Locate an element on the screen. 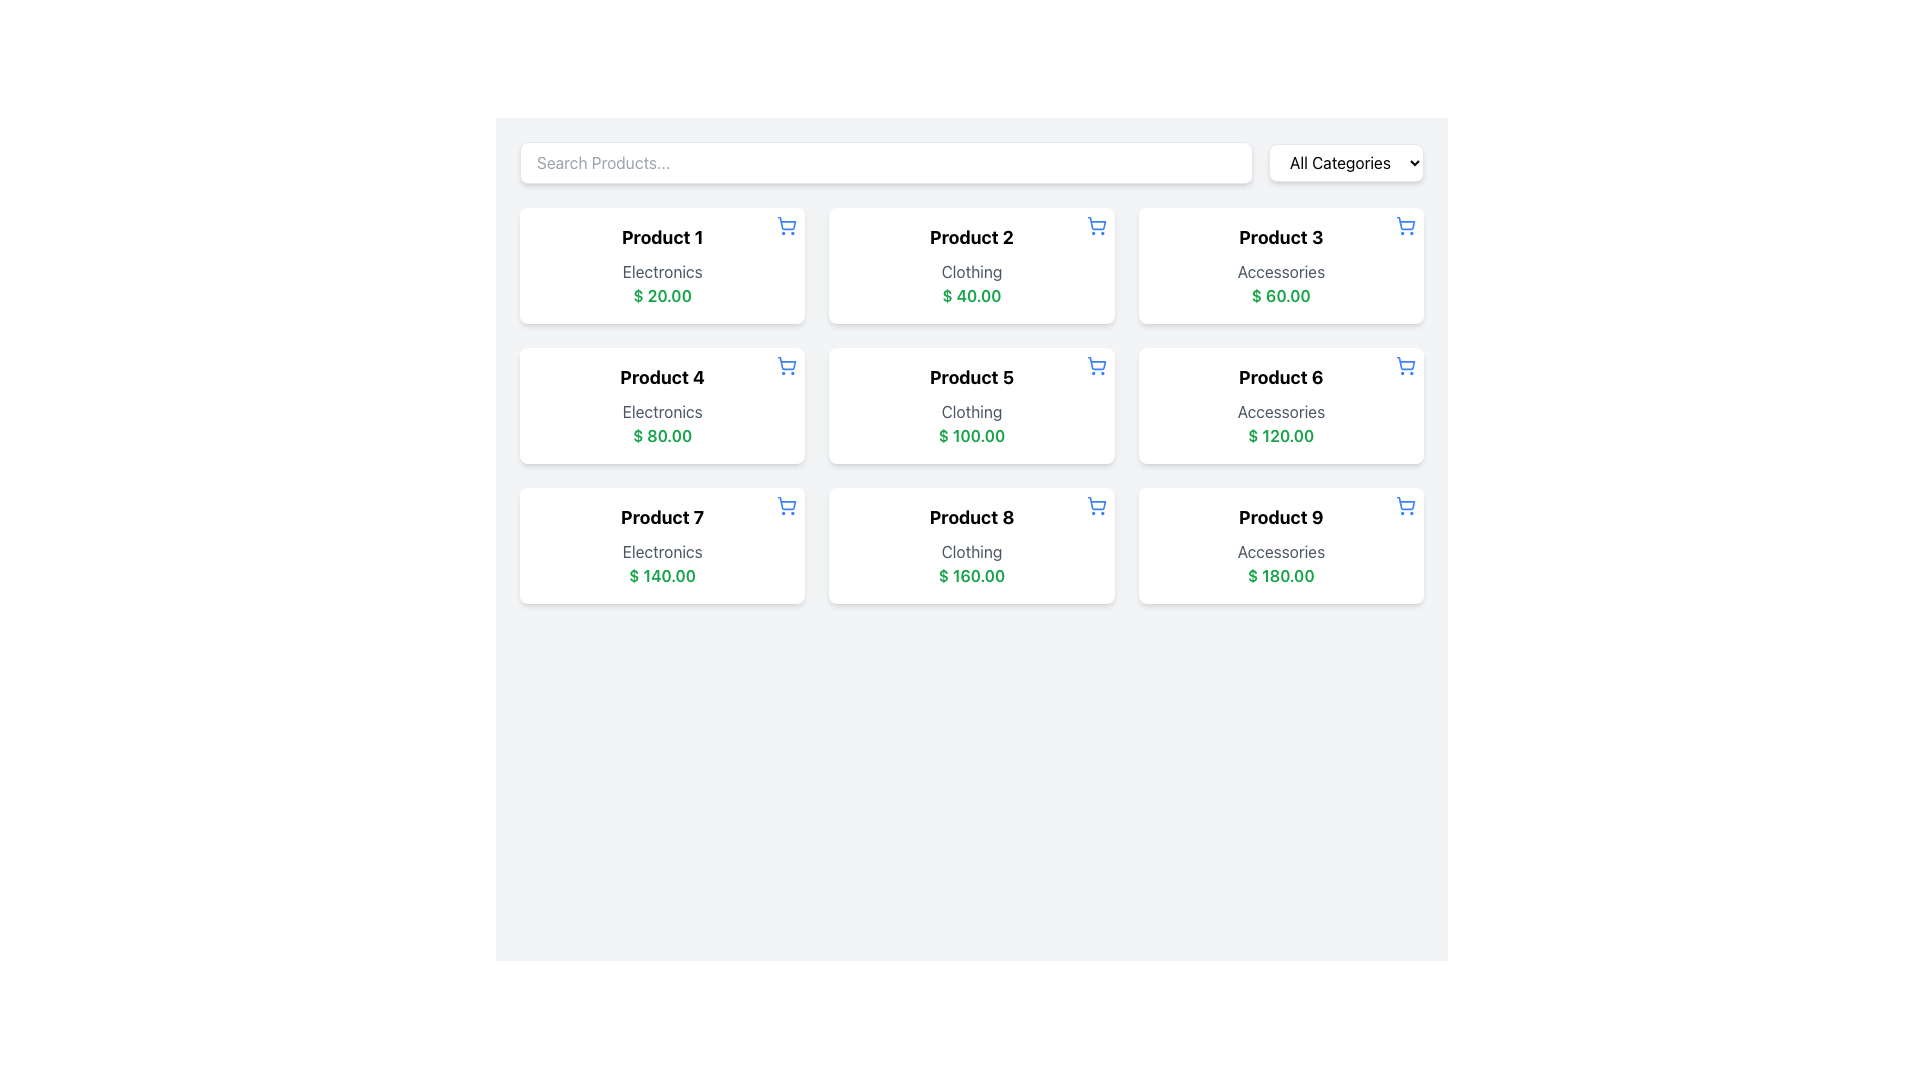  the informational card displaying the product details located in the last row and third column of the grid layout is located at coordinates (1281, 546).